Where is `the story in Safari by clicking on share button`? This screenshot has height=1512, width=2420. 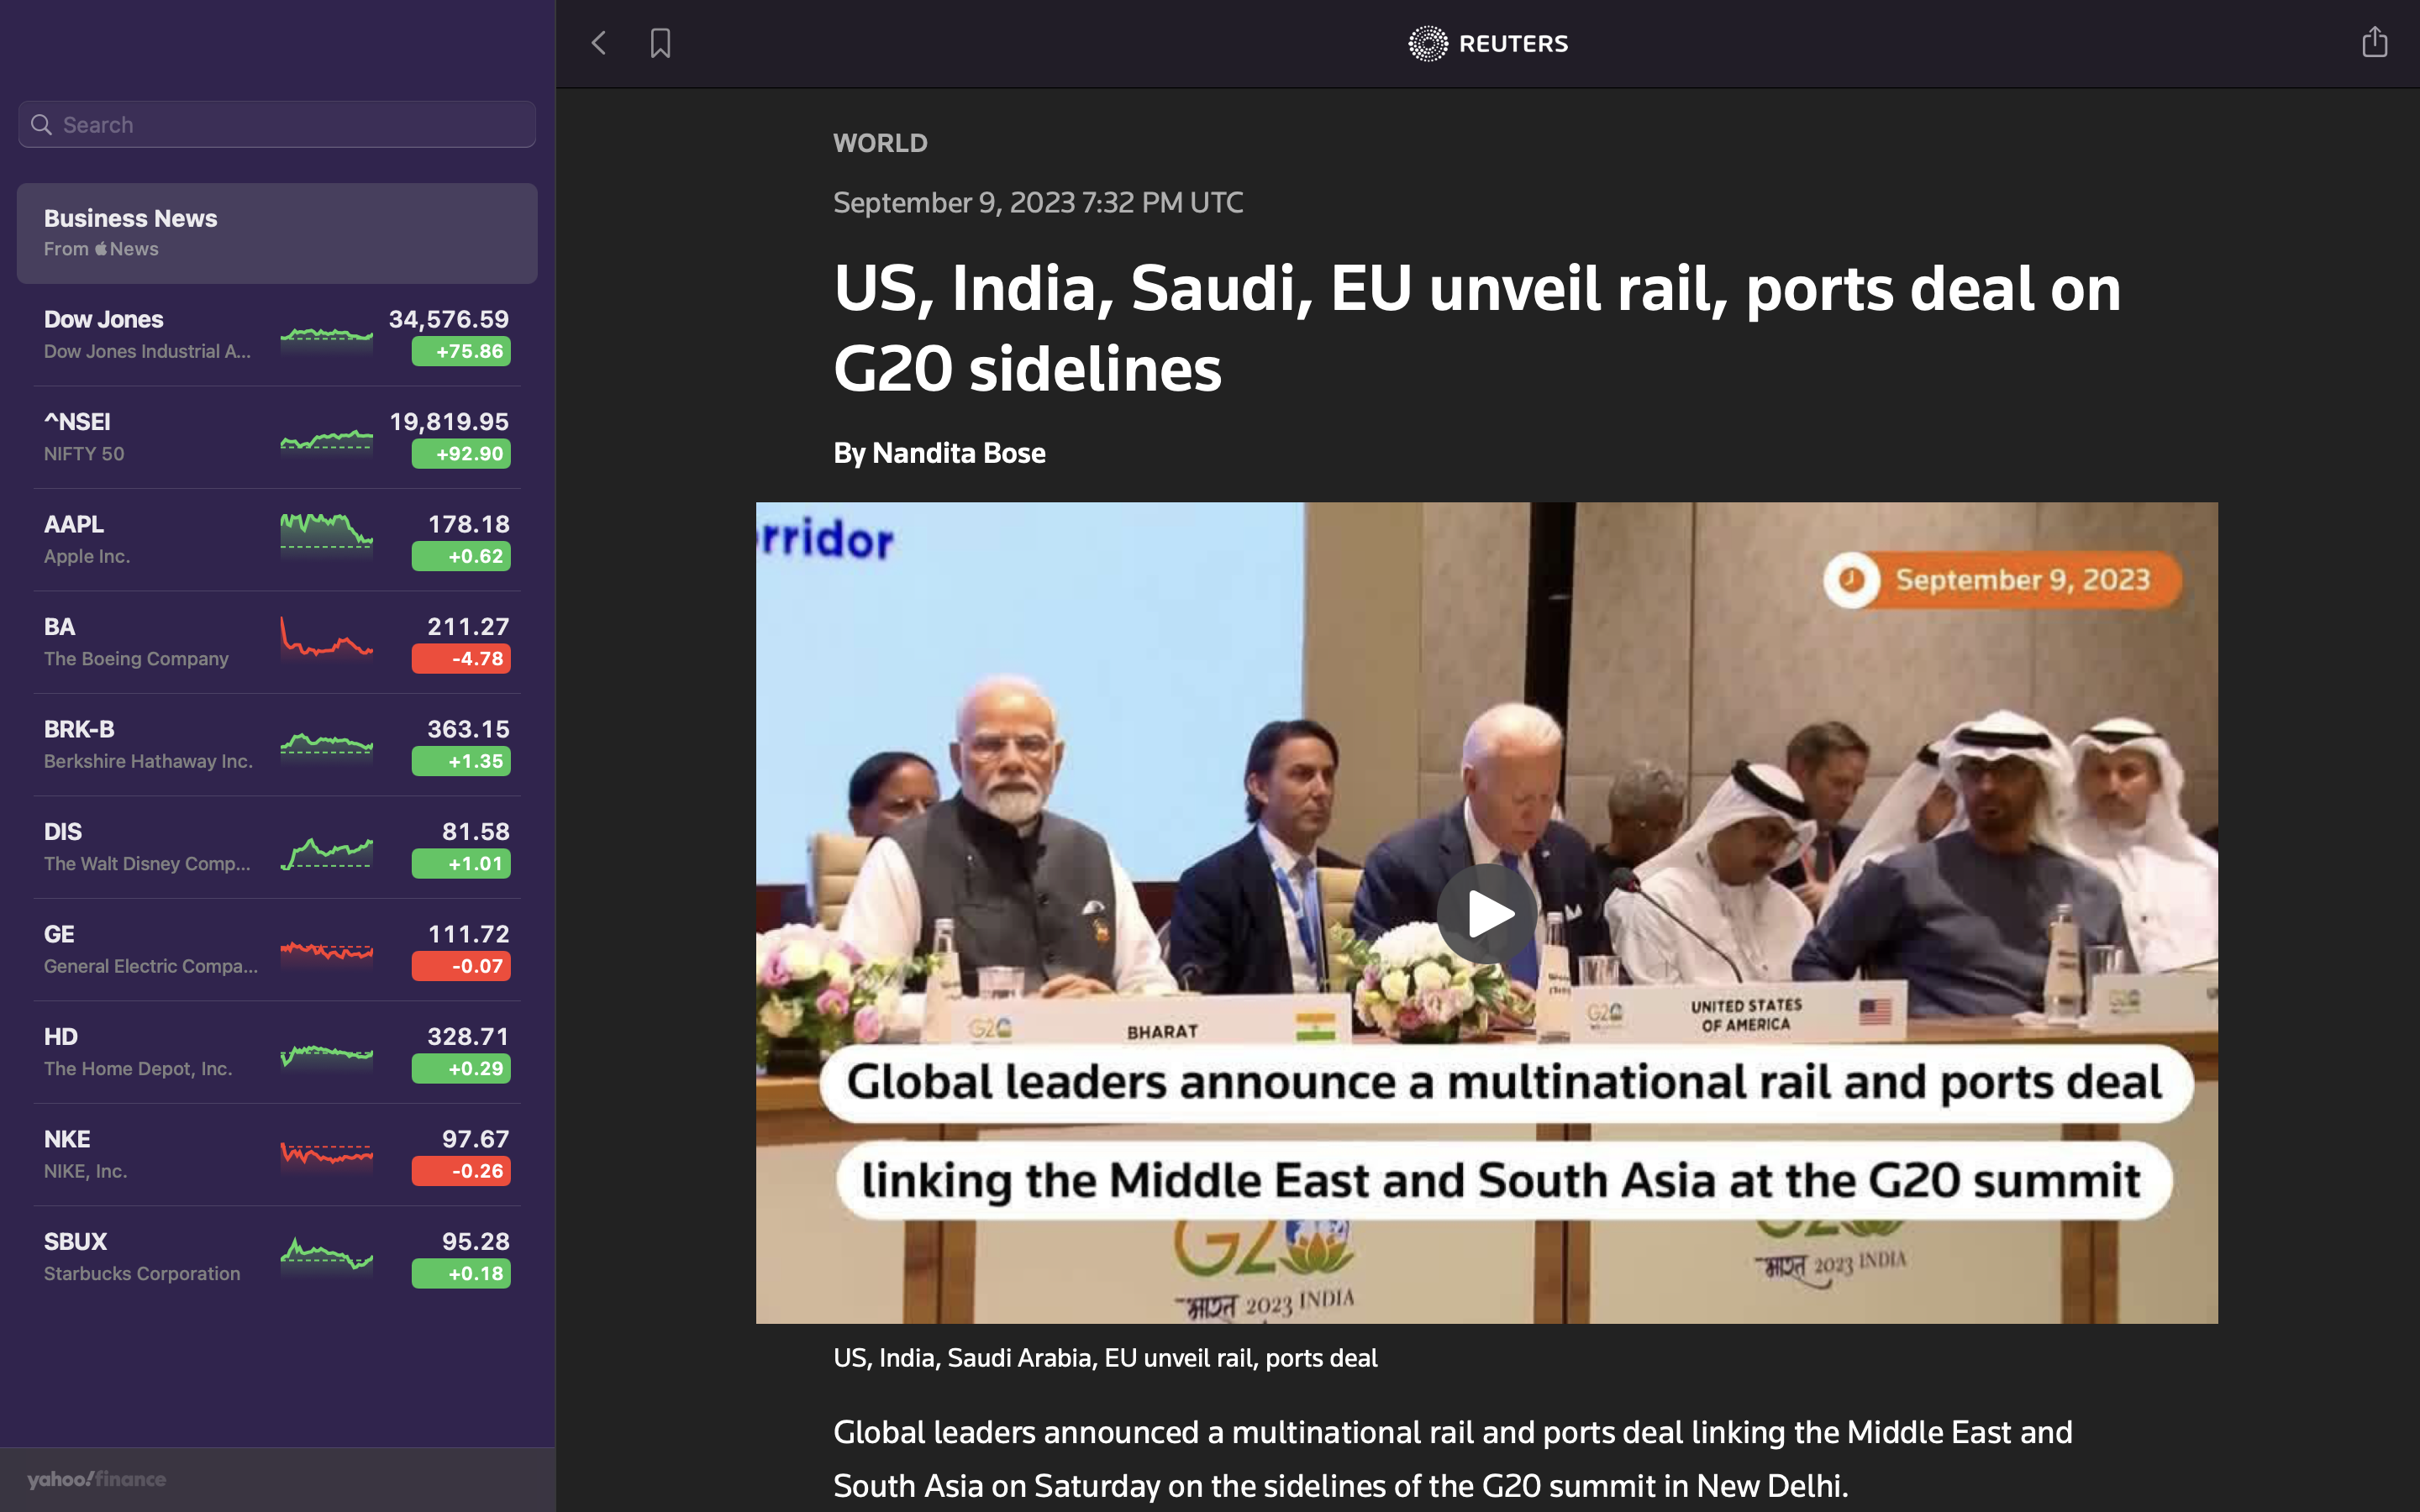
the story in Safari by clicking on share button is located at coordinates (2376, 39).